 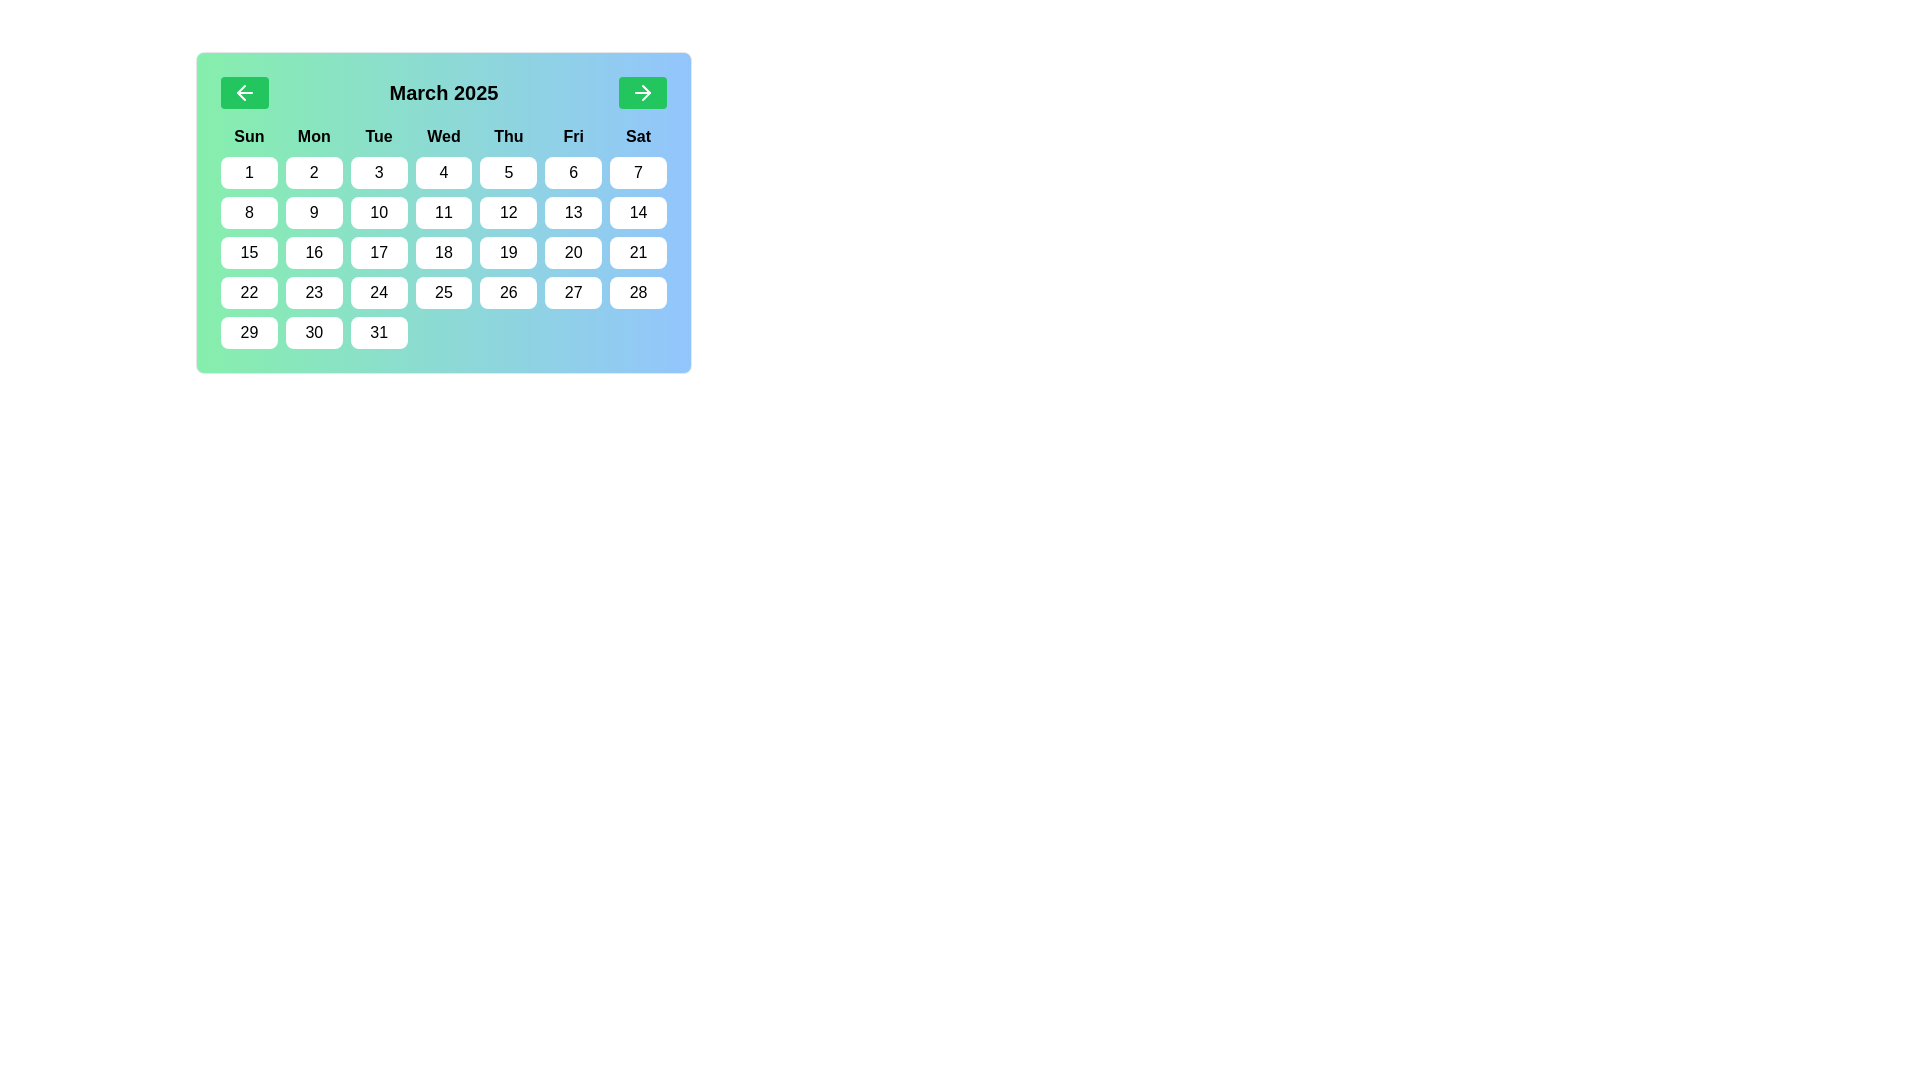 What do you see at coordinates (572, 172) in the screenshot?
I see `the button representing the 6th day of the month in the calendar layout, located below the 'Fri' header` at bounding box center [572, 172].